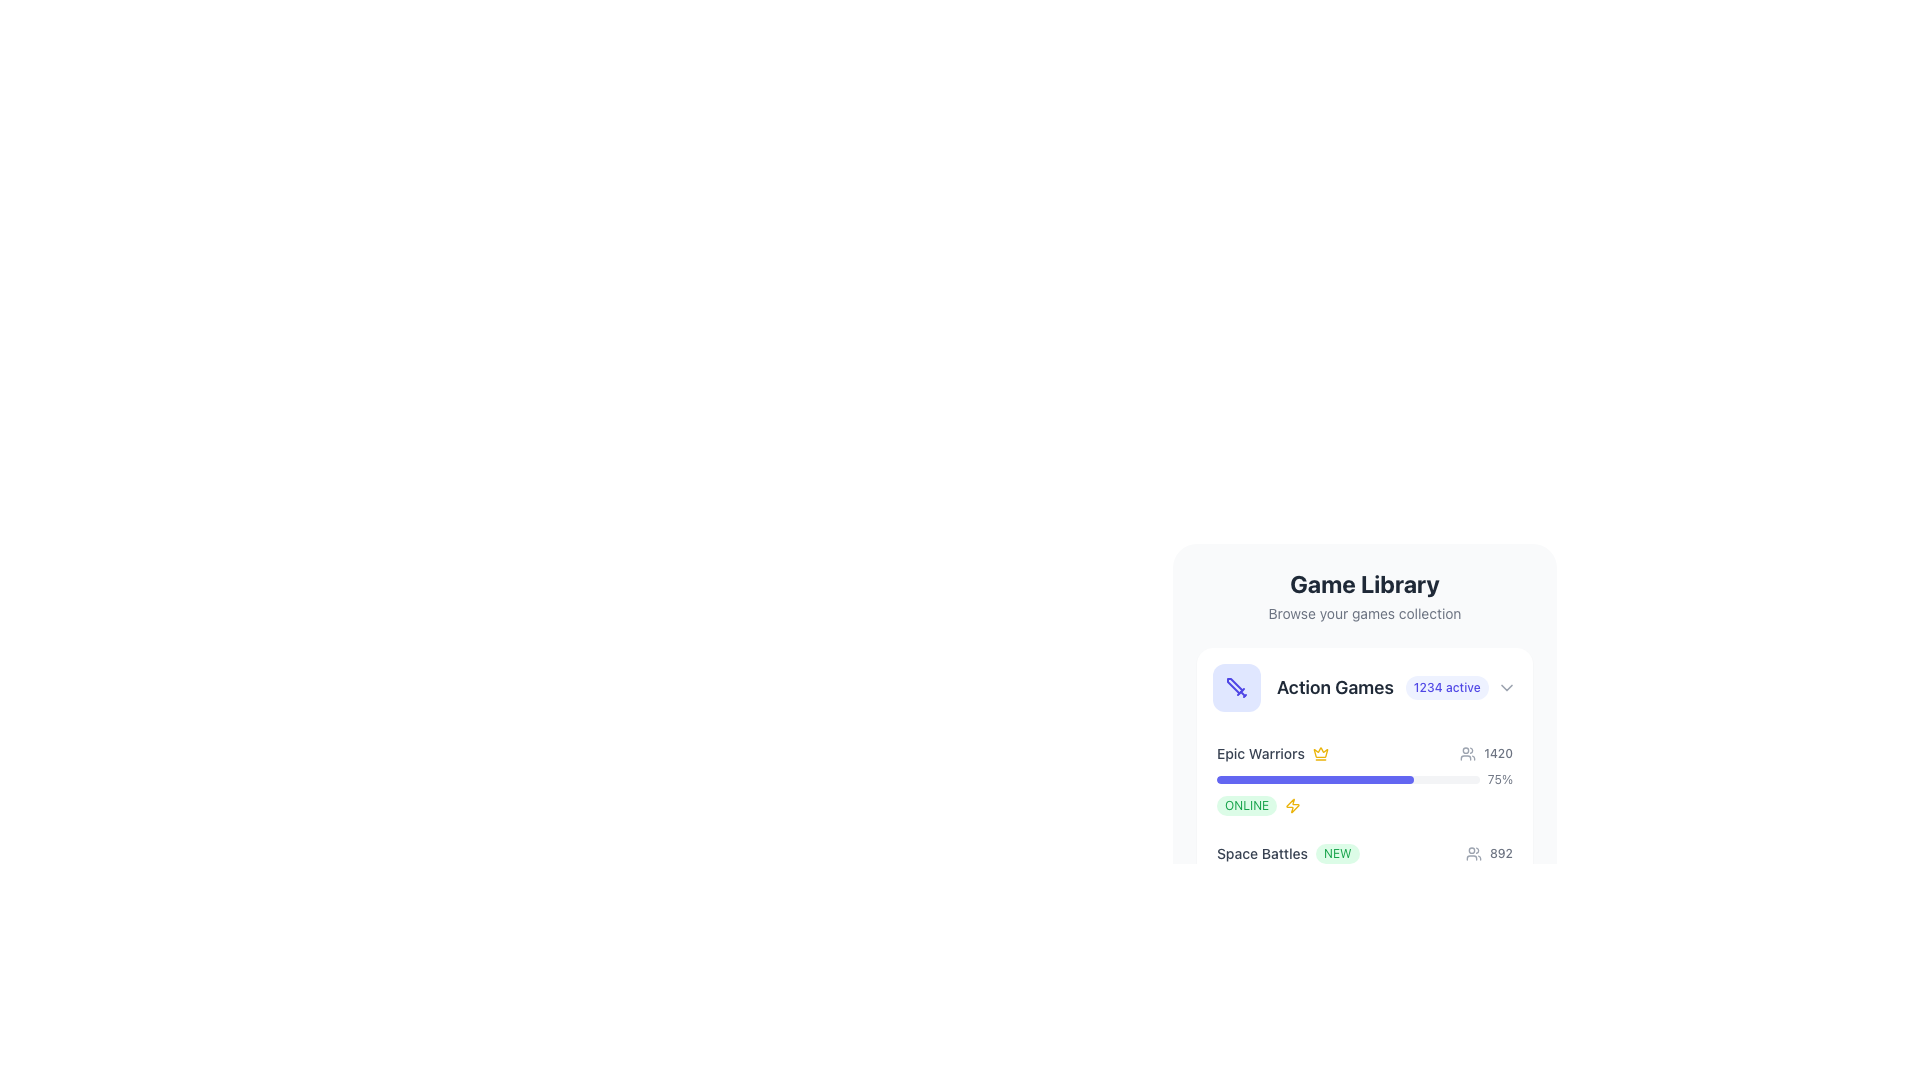  What do you see at coordinates (1335, 686) in the screenshot?
I see `the 'Action Games' text label in the Game Library interface, which is located to the right of an icon and to the left of a badge reading '1234 active'` at bounding box center [1335, 686].